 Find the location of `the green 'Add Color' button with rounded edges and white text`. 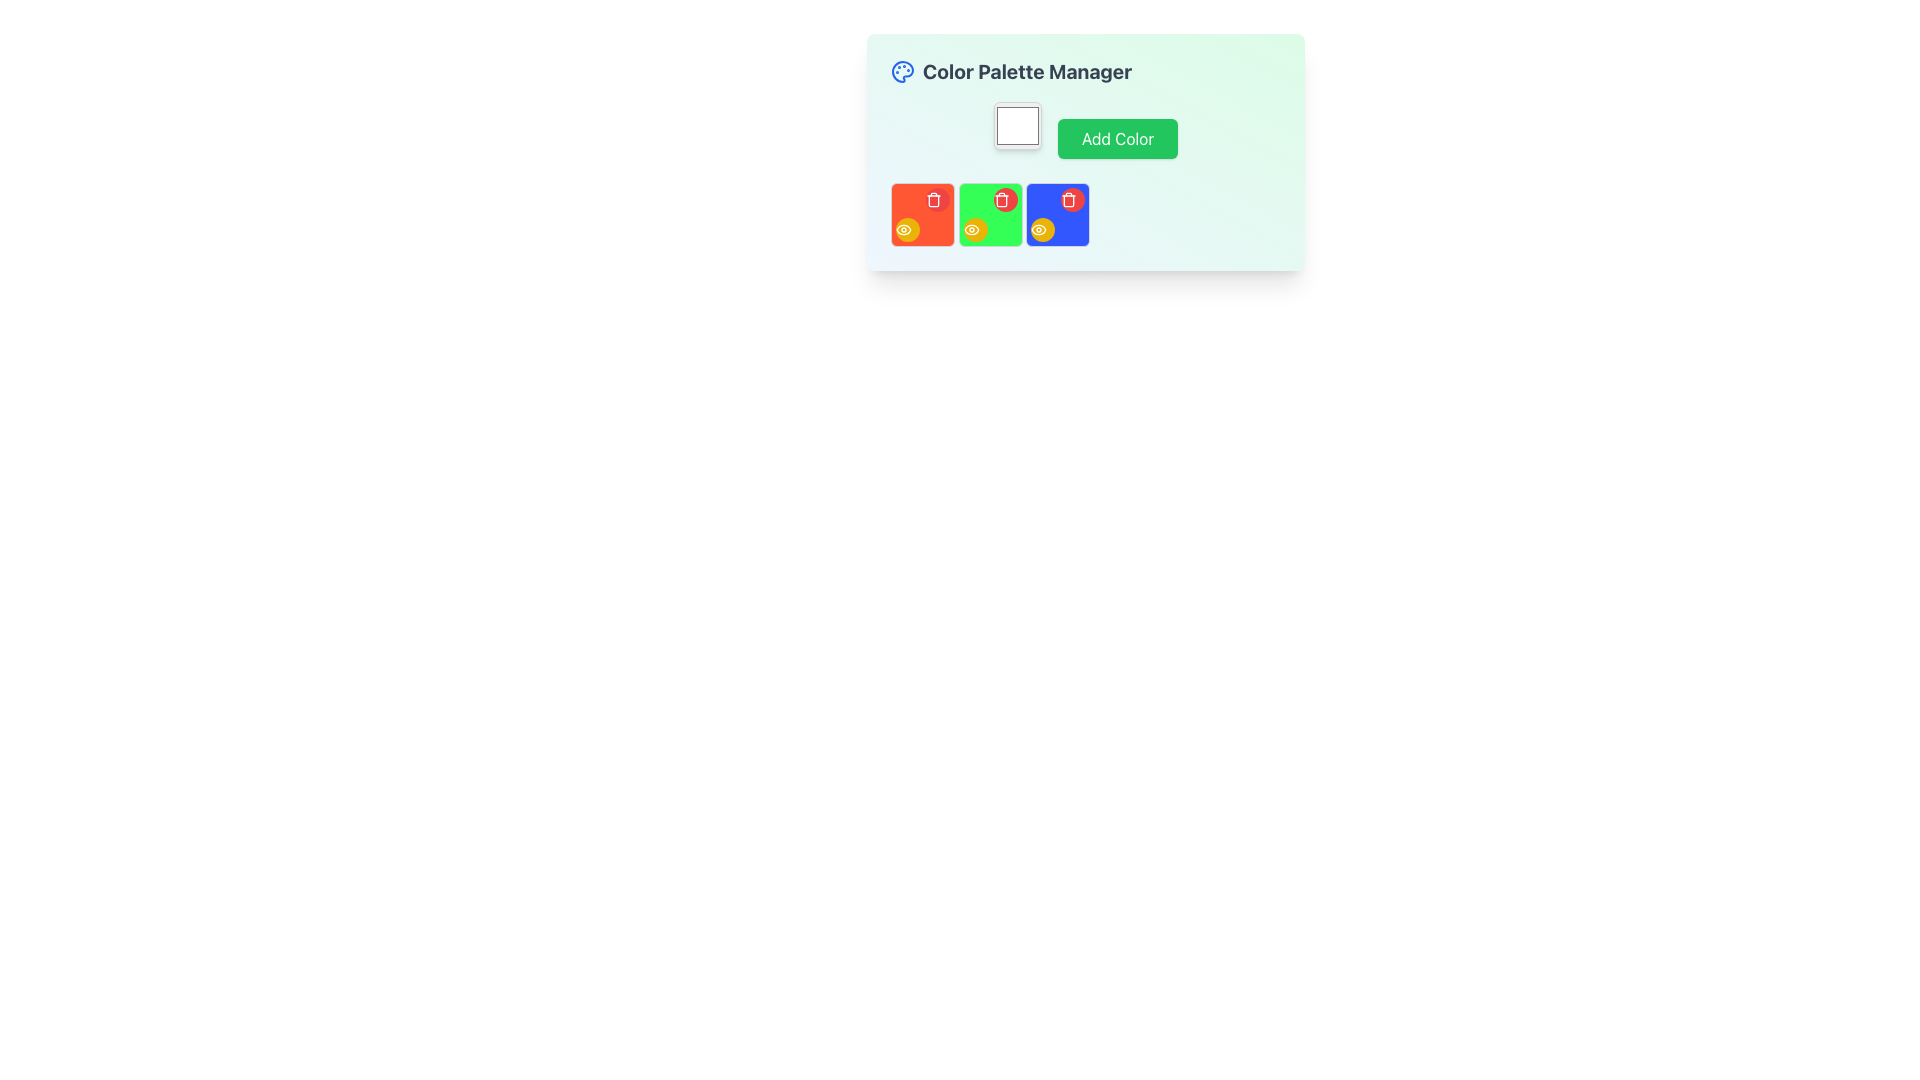

the green 'Add Color' button with rounded edges and white text is located at coordinates (1117, 137).